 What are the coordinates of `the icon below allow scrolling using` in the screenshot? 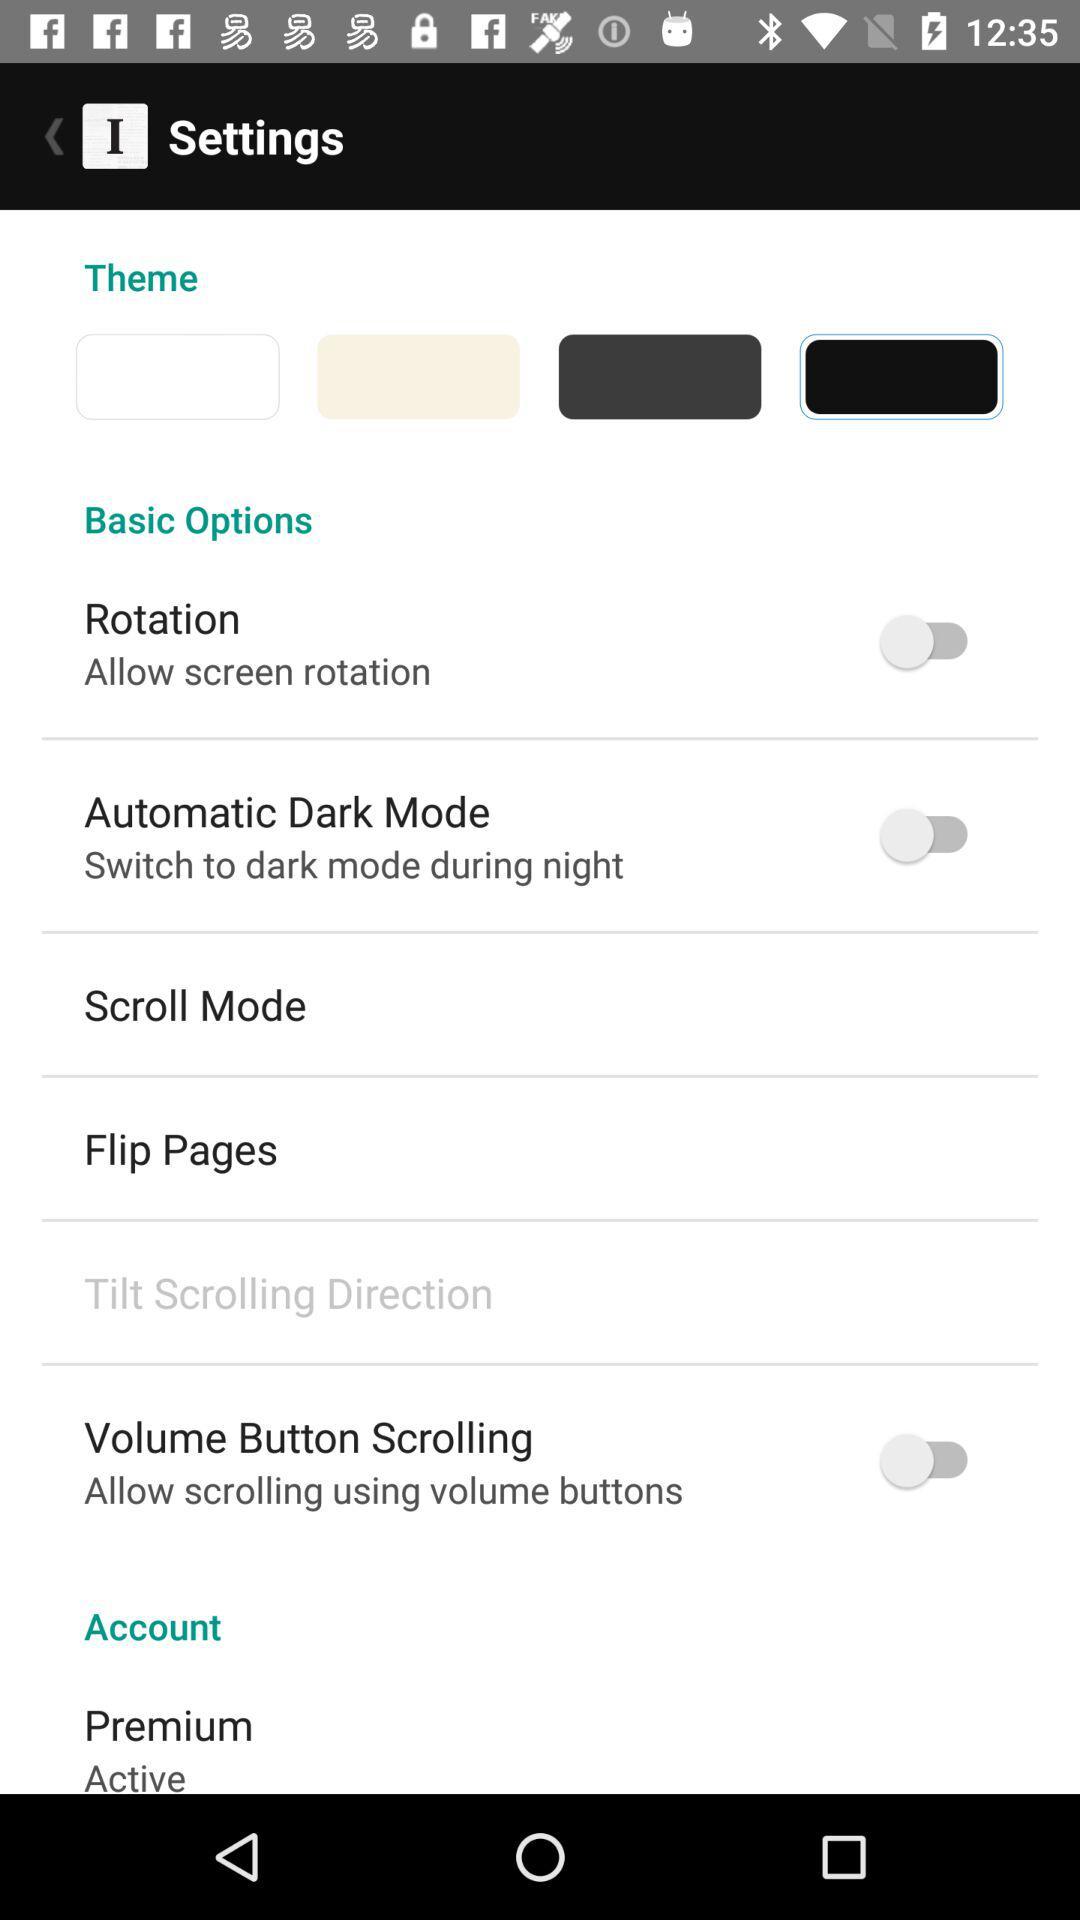 It's located at (540, 1604).